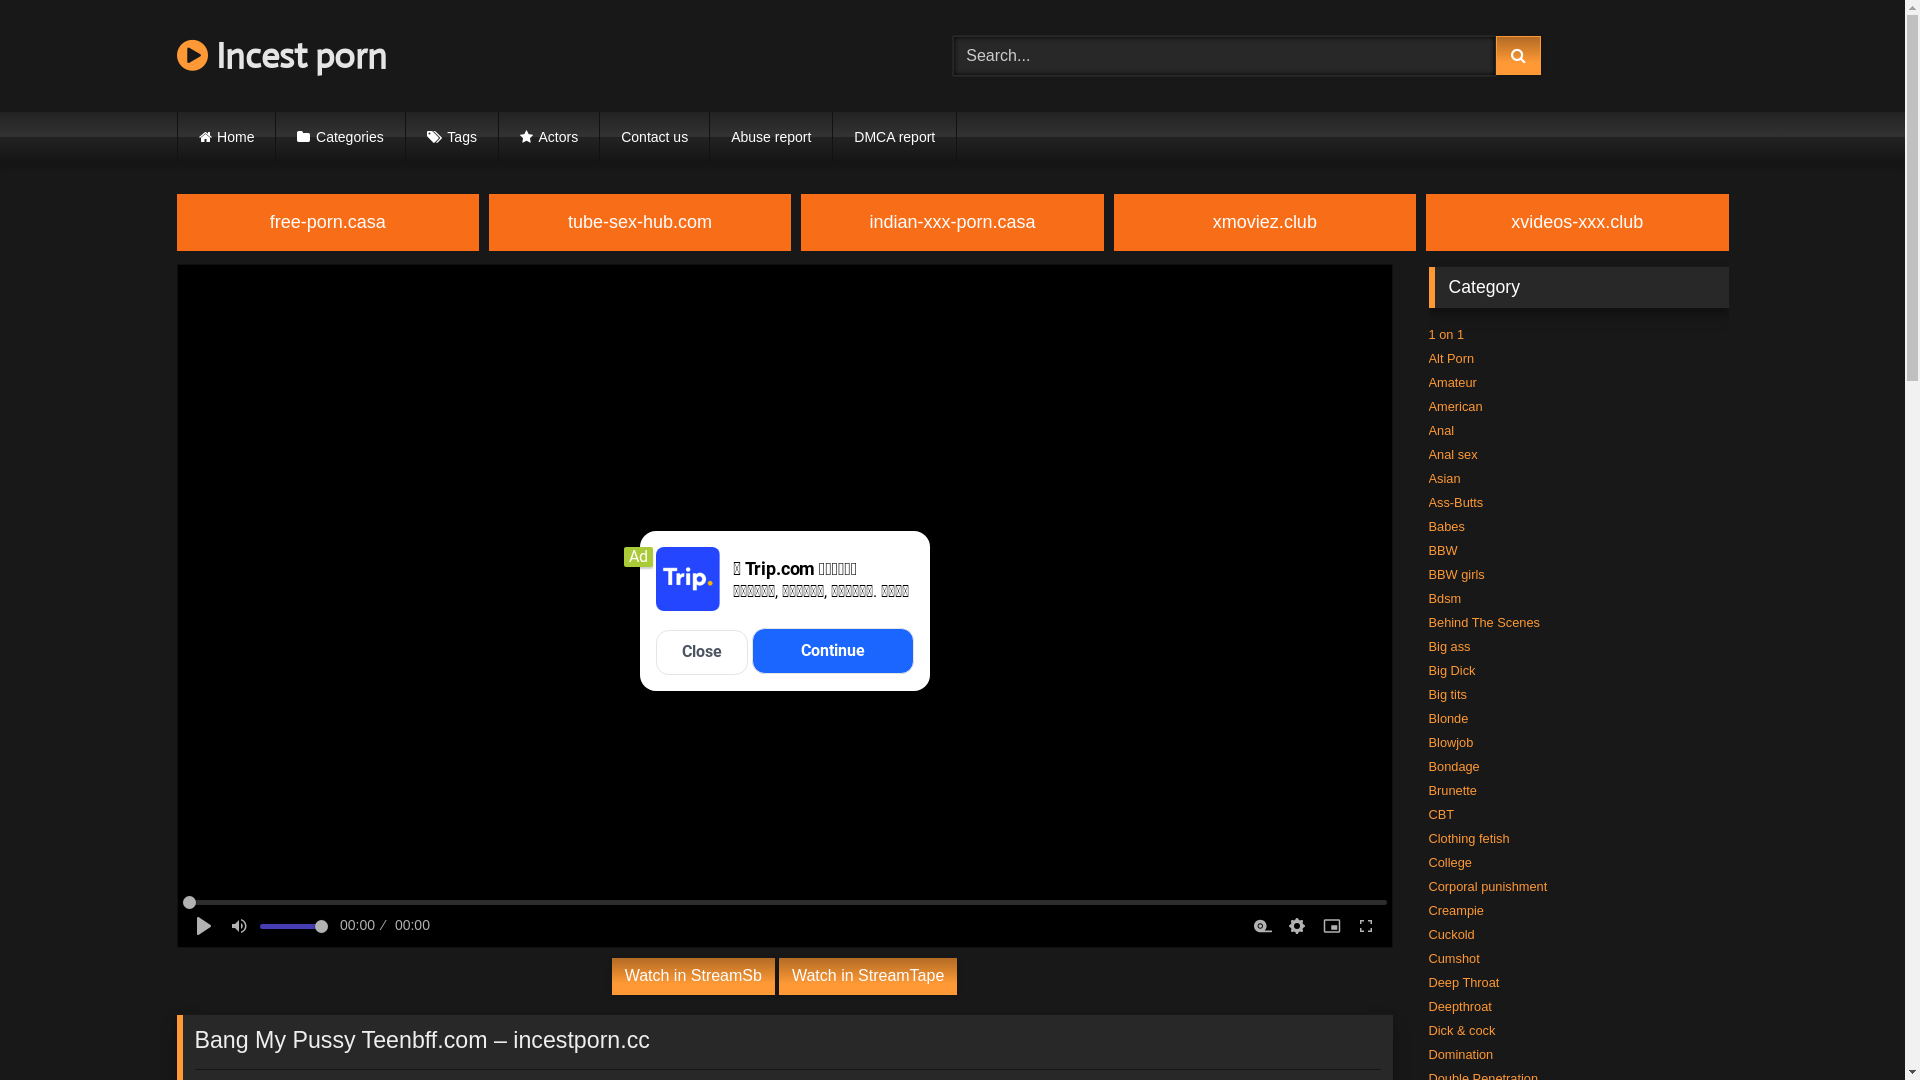 The height and width of the screenshot is (1080, 1920). What do you see at coordinates (326, 222) in the screenshot?
I see `'free-porn.casa'` at bounding box center [326, 222].